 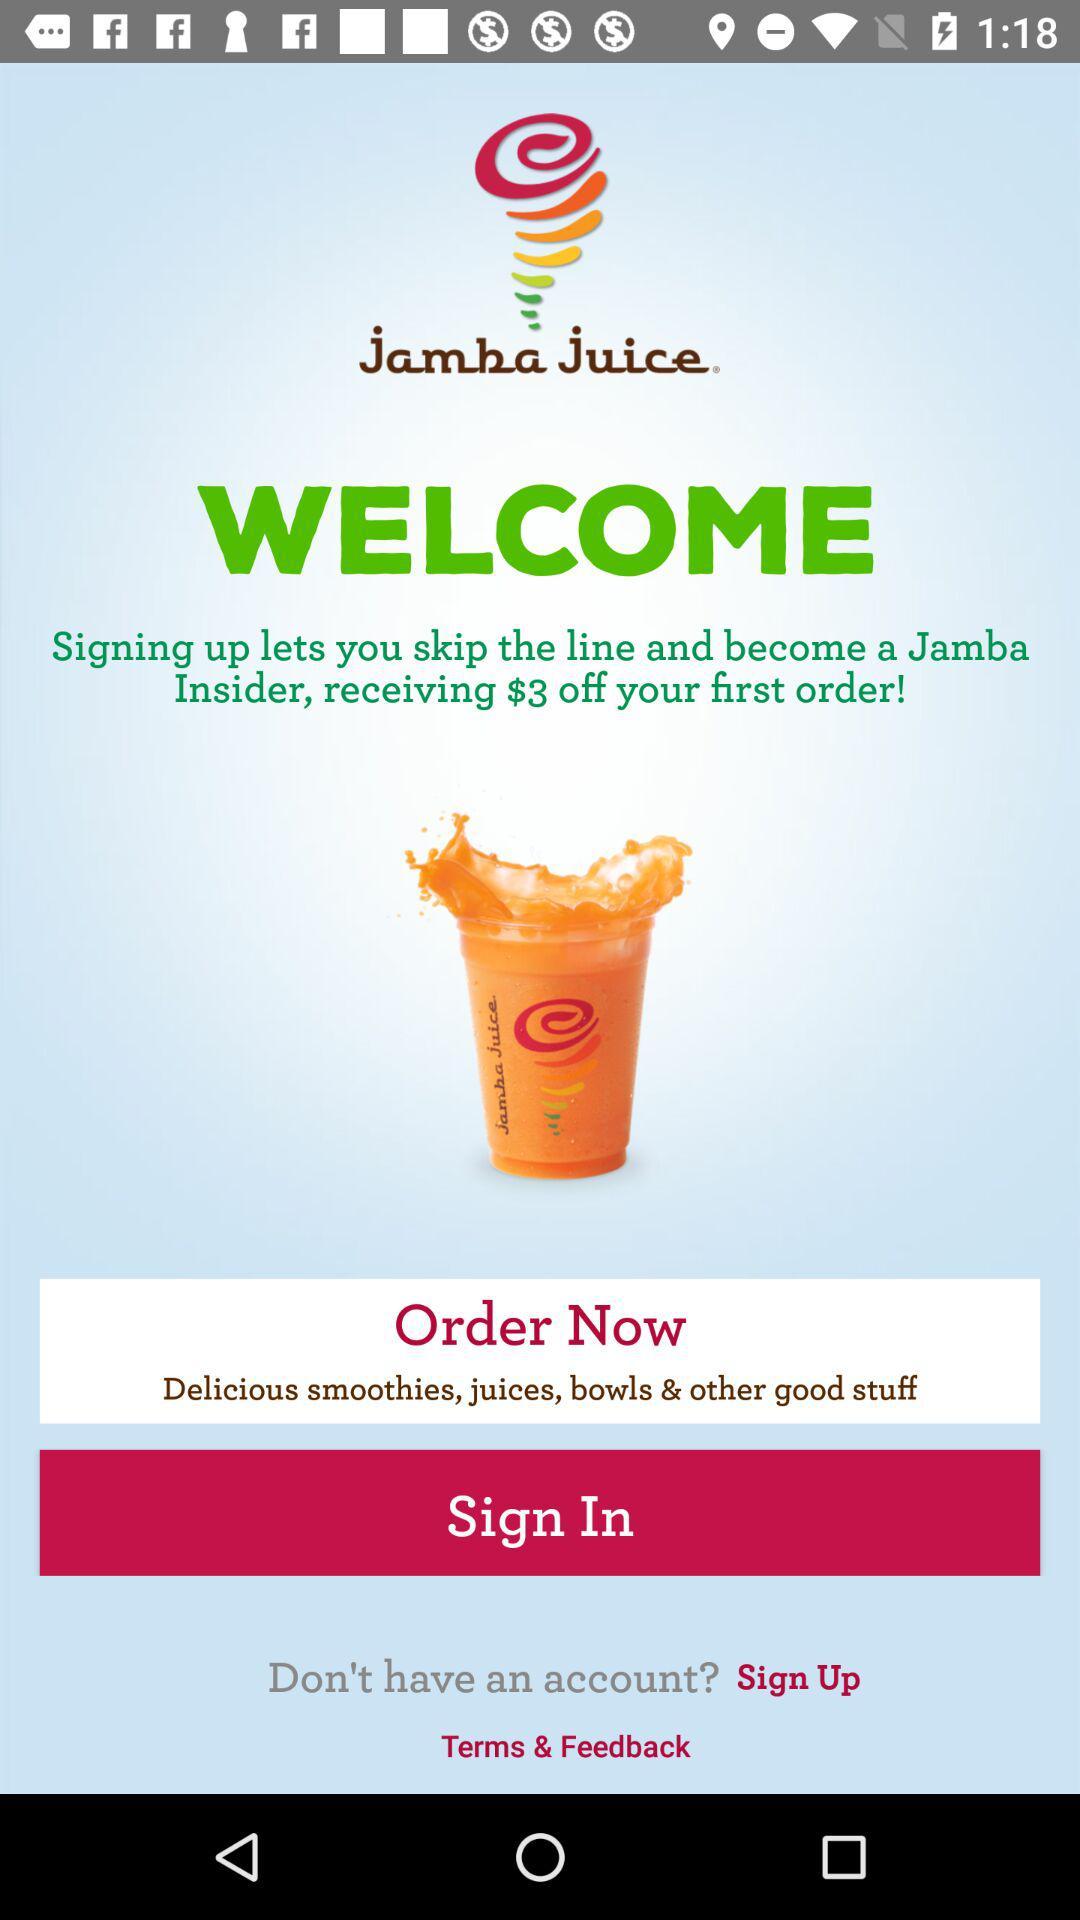 What do you see at coordinates (797, 1673) in the screenshot?
I see `the icon to the right of the don t have item` at bounding box center [797, 1673].